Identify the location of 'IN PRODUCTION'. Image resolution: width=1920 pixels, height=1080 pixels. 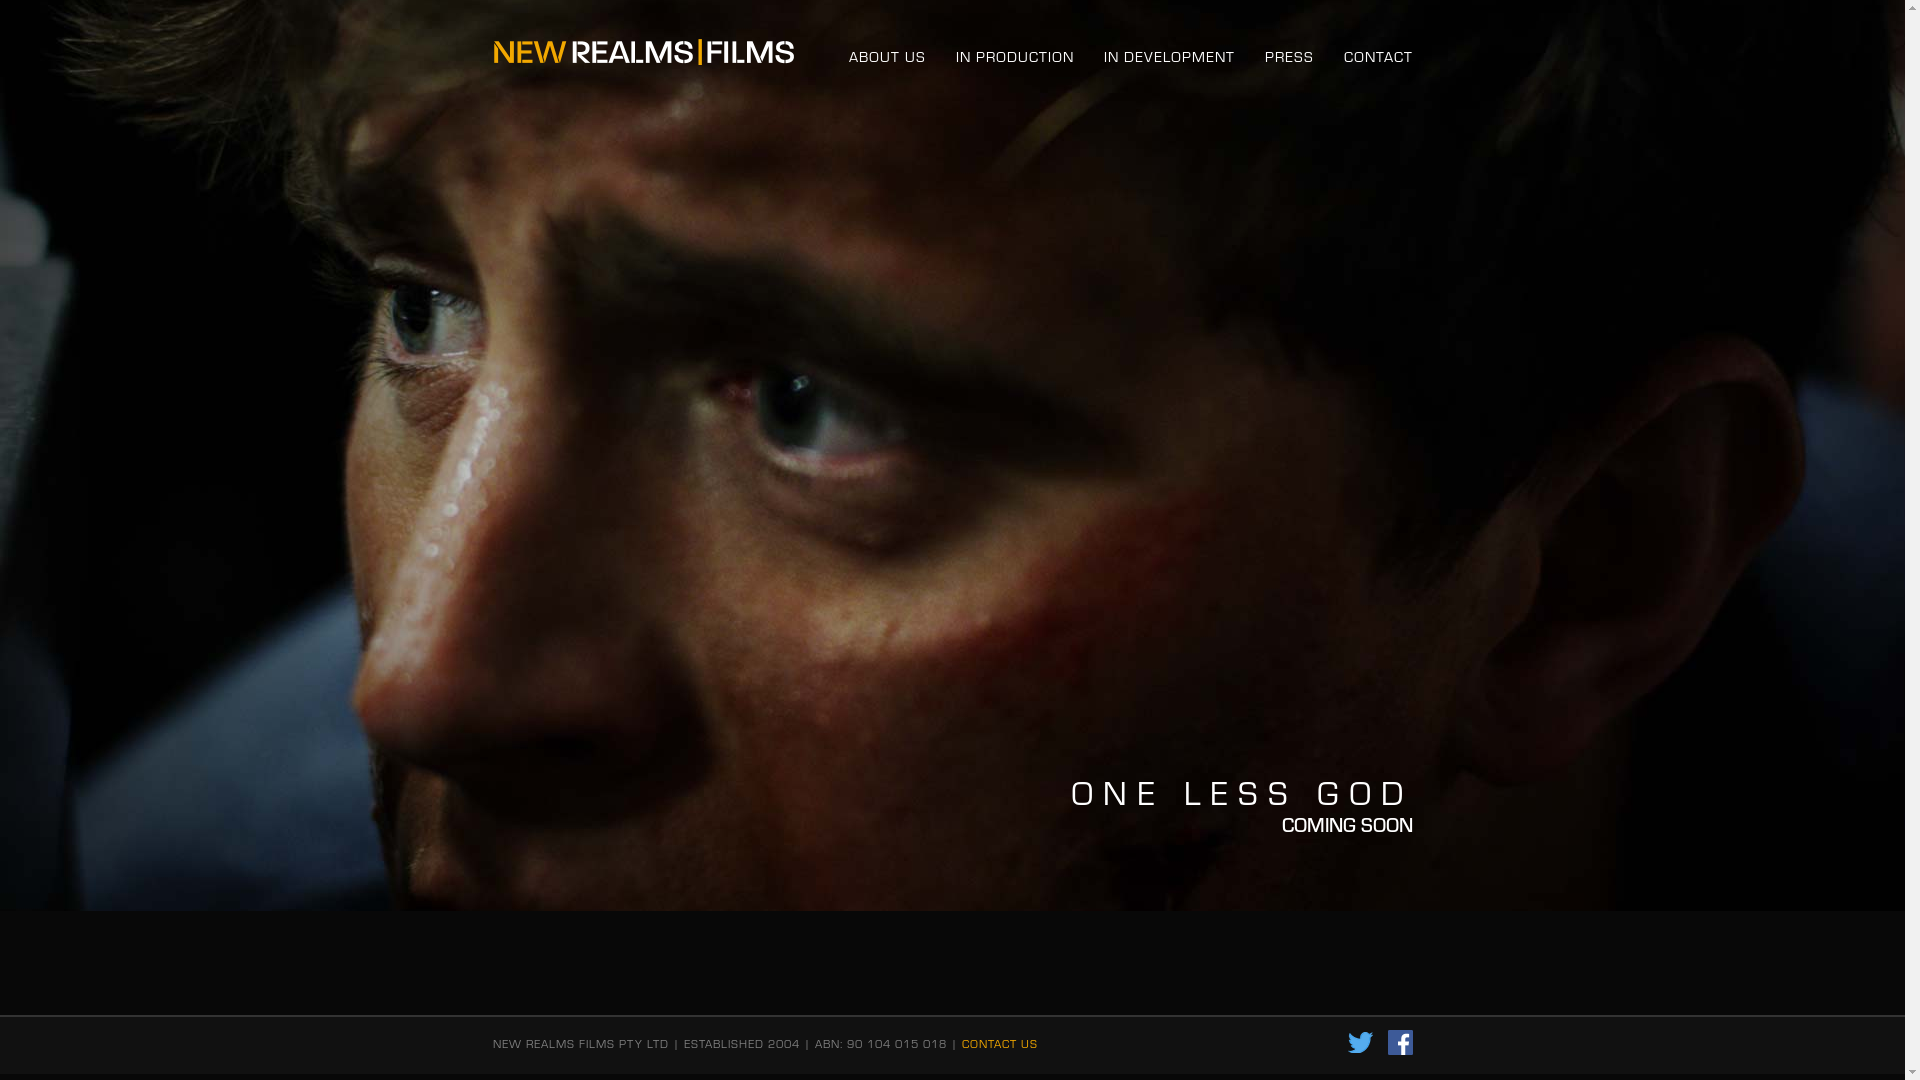
(1014, 55).